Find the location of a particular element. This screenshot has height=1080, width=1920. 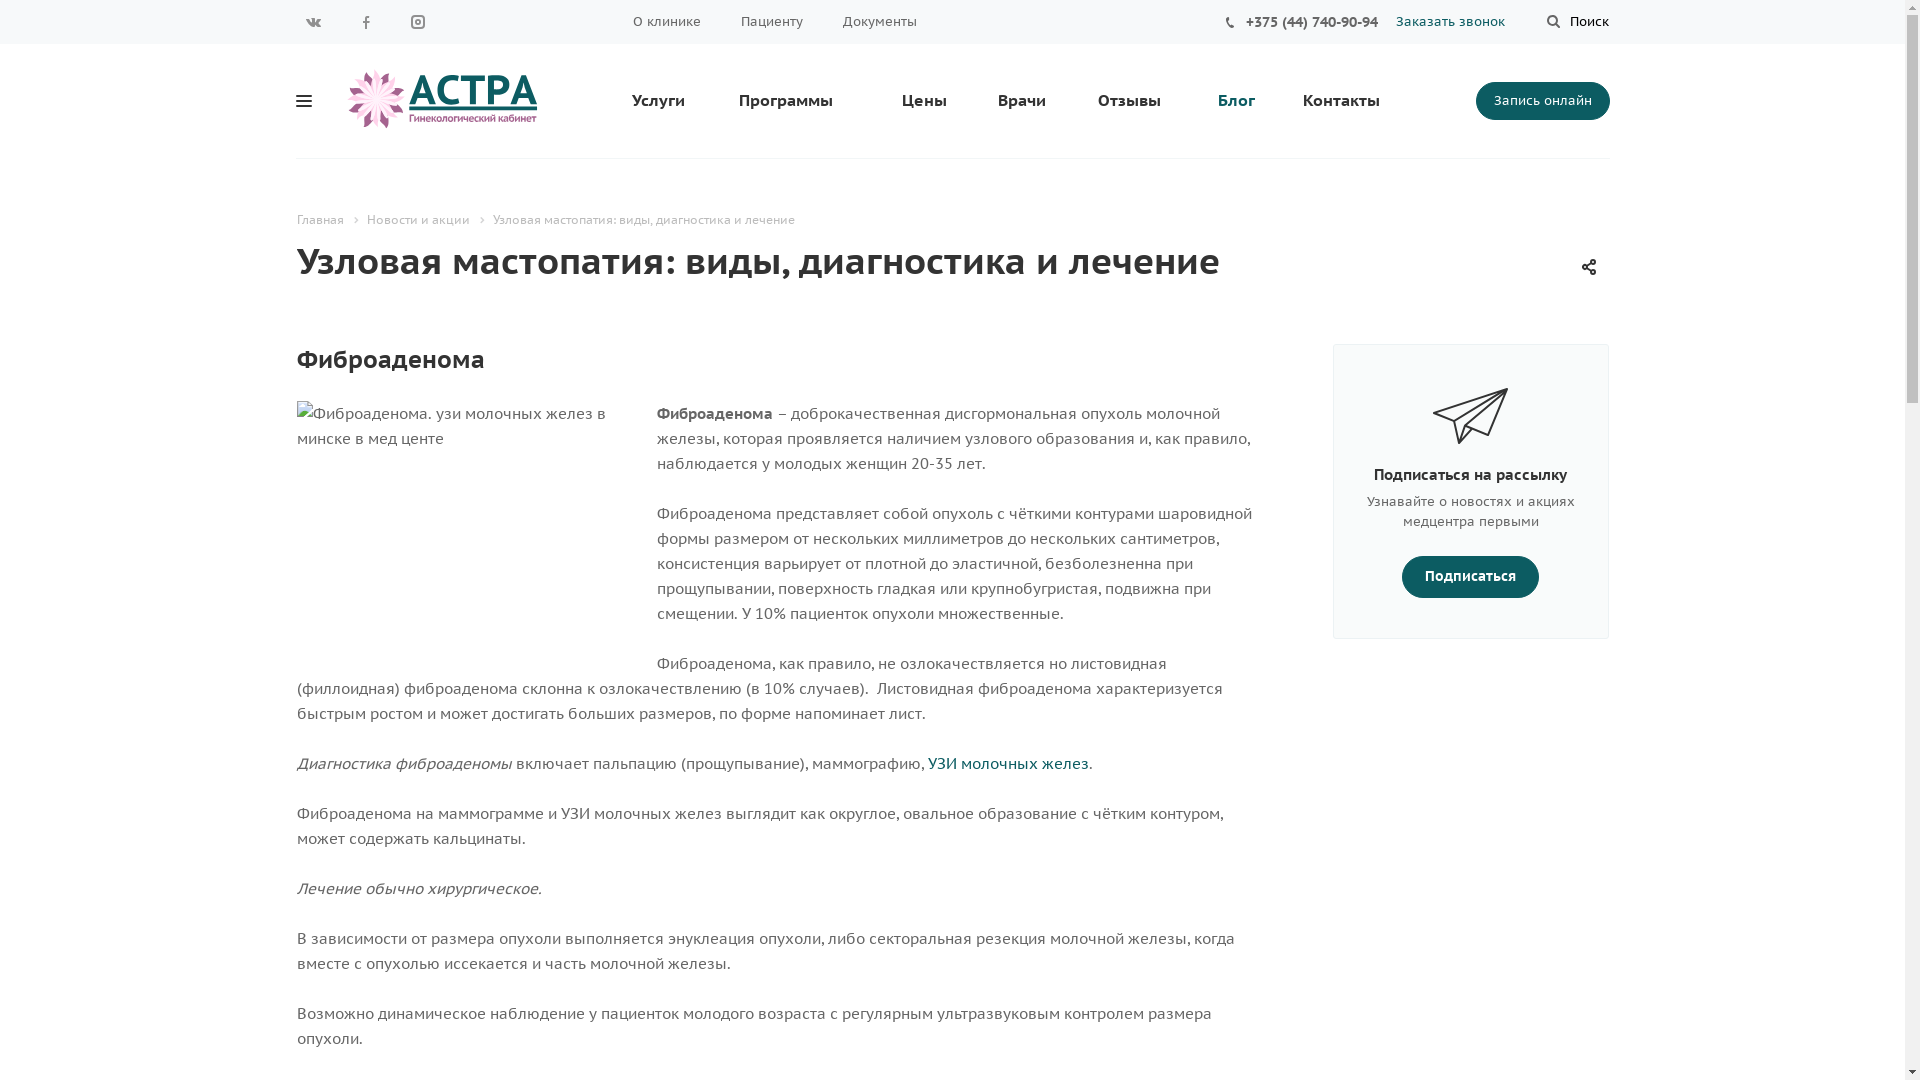

'astramed.by' is located at coordinates (345, 98).